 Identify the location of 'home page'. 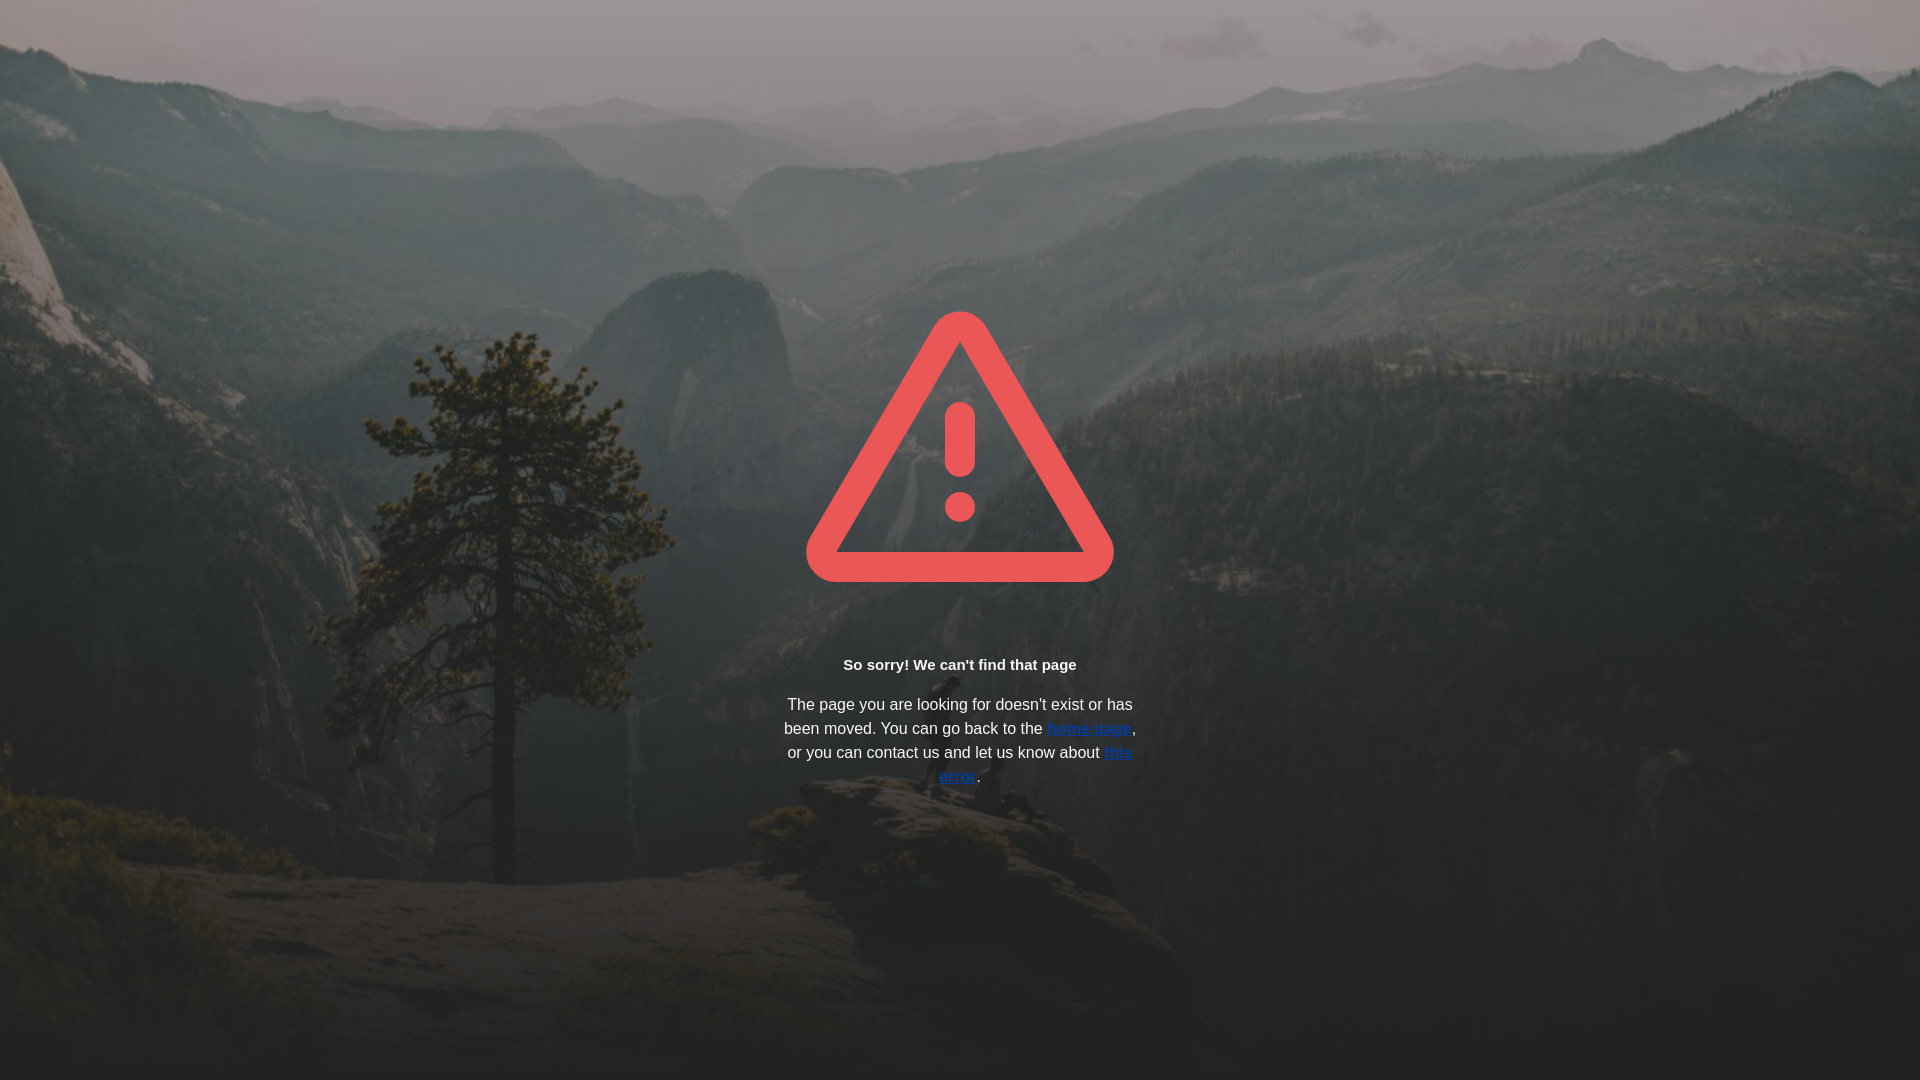
(1088, 728).